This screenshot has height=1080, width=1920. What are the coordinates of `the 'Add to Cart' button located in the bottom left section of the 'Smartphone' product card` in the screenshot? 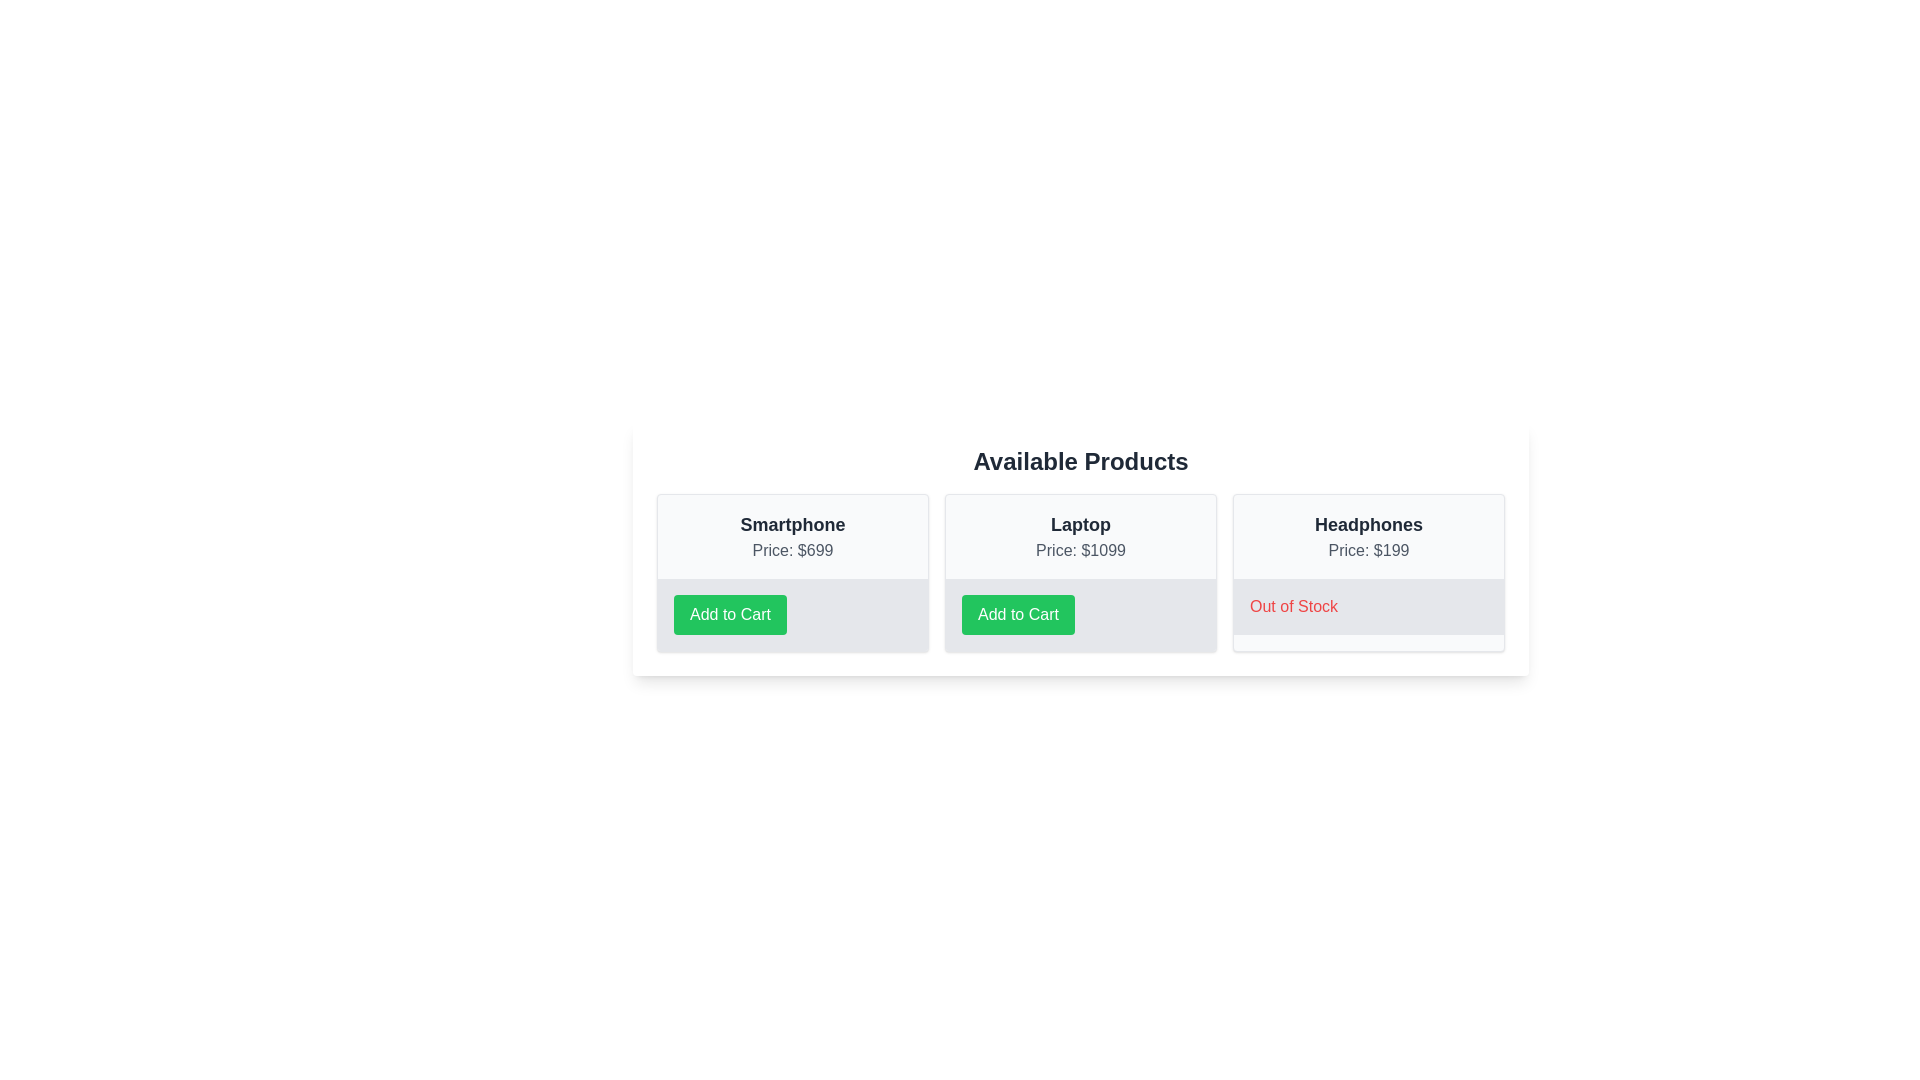 It's located at (729, 613).